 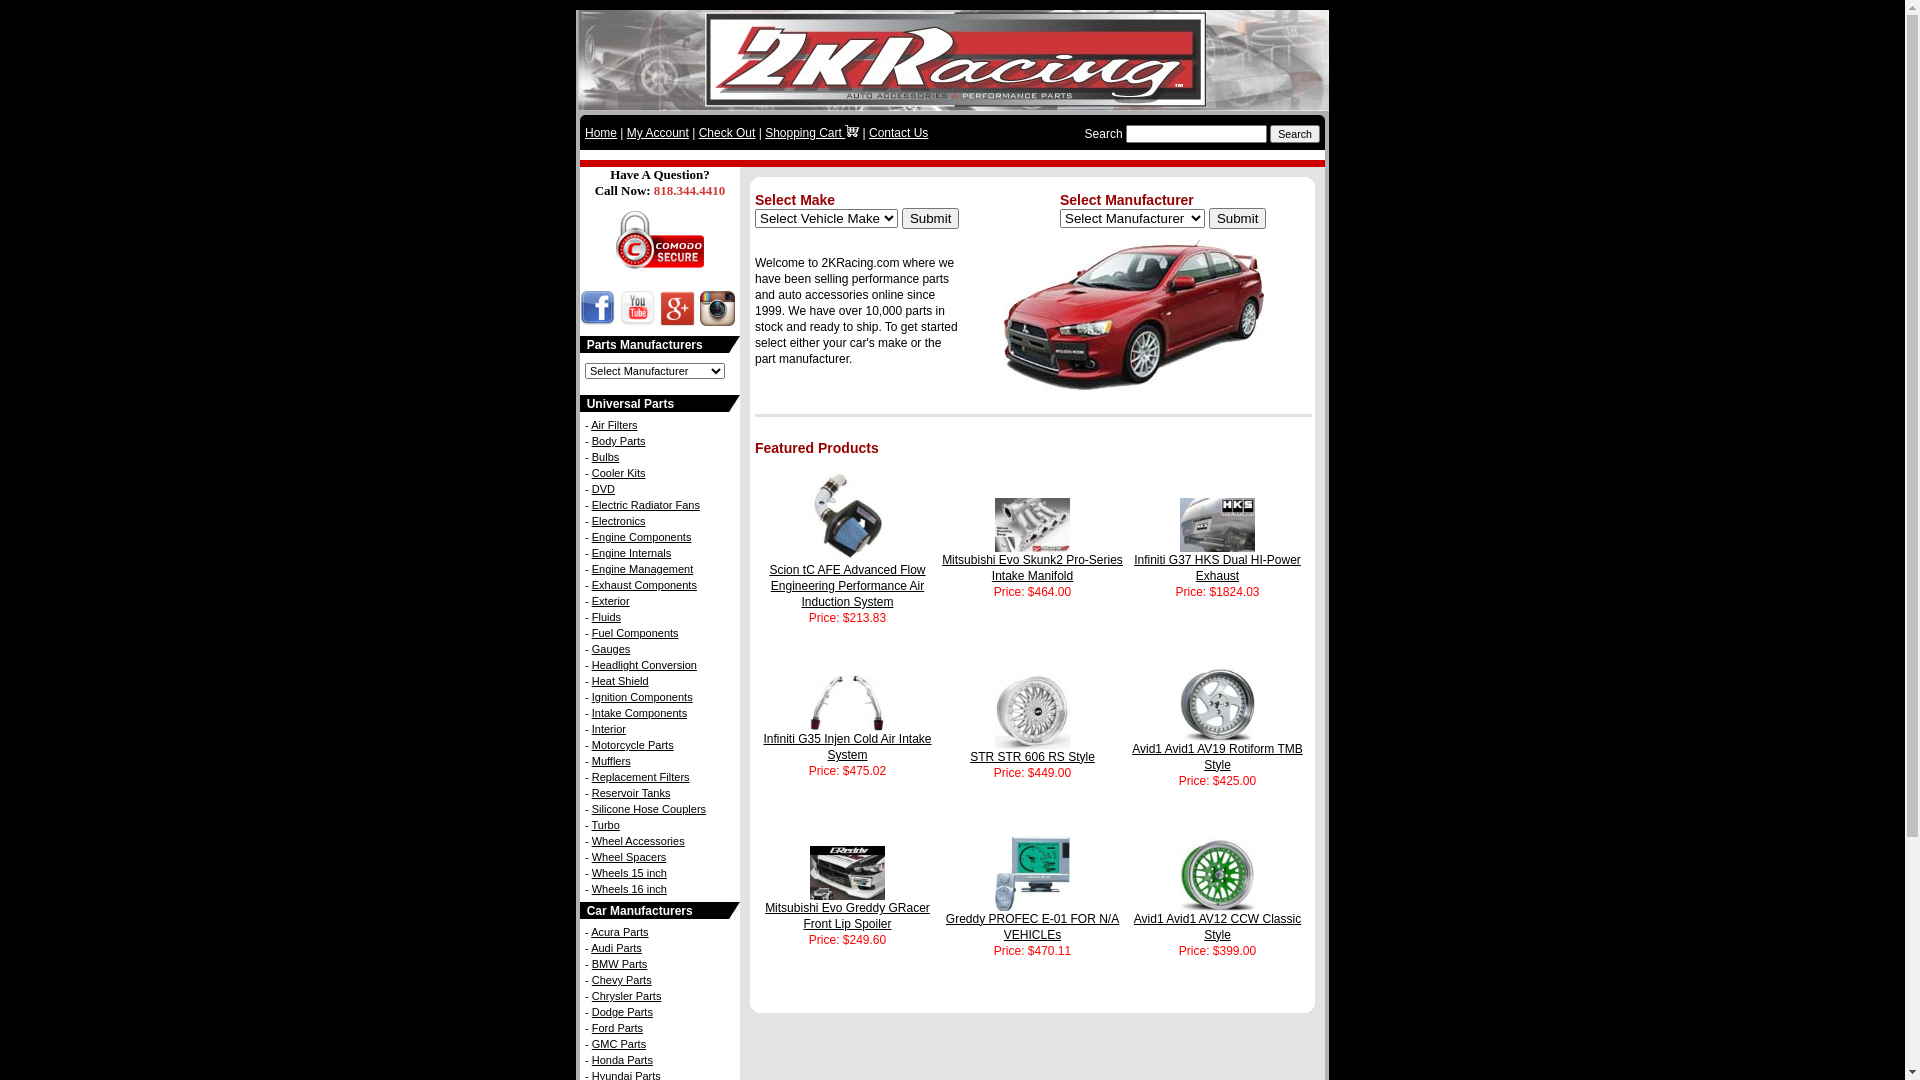 I want to click on 'Engine Management', so click(x=643, y=569).